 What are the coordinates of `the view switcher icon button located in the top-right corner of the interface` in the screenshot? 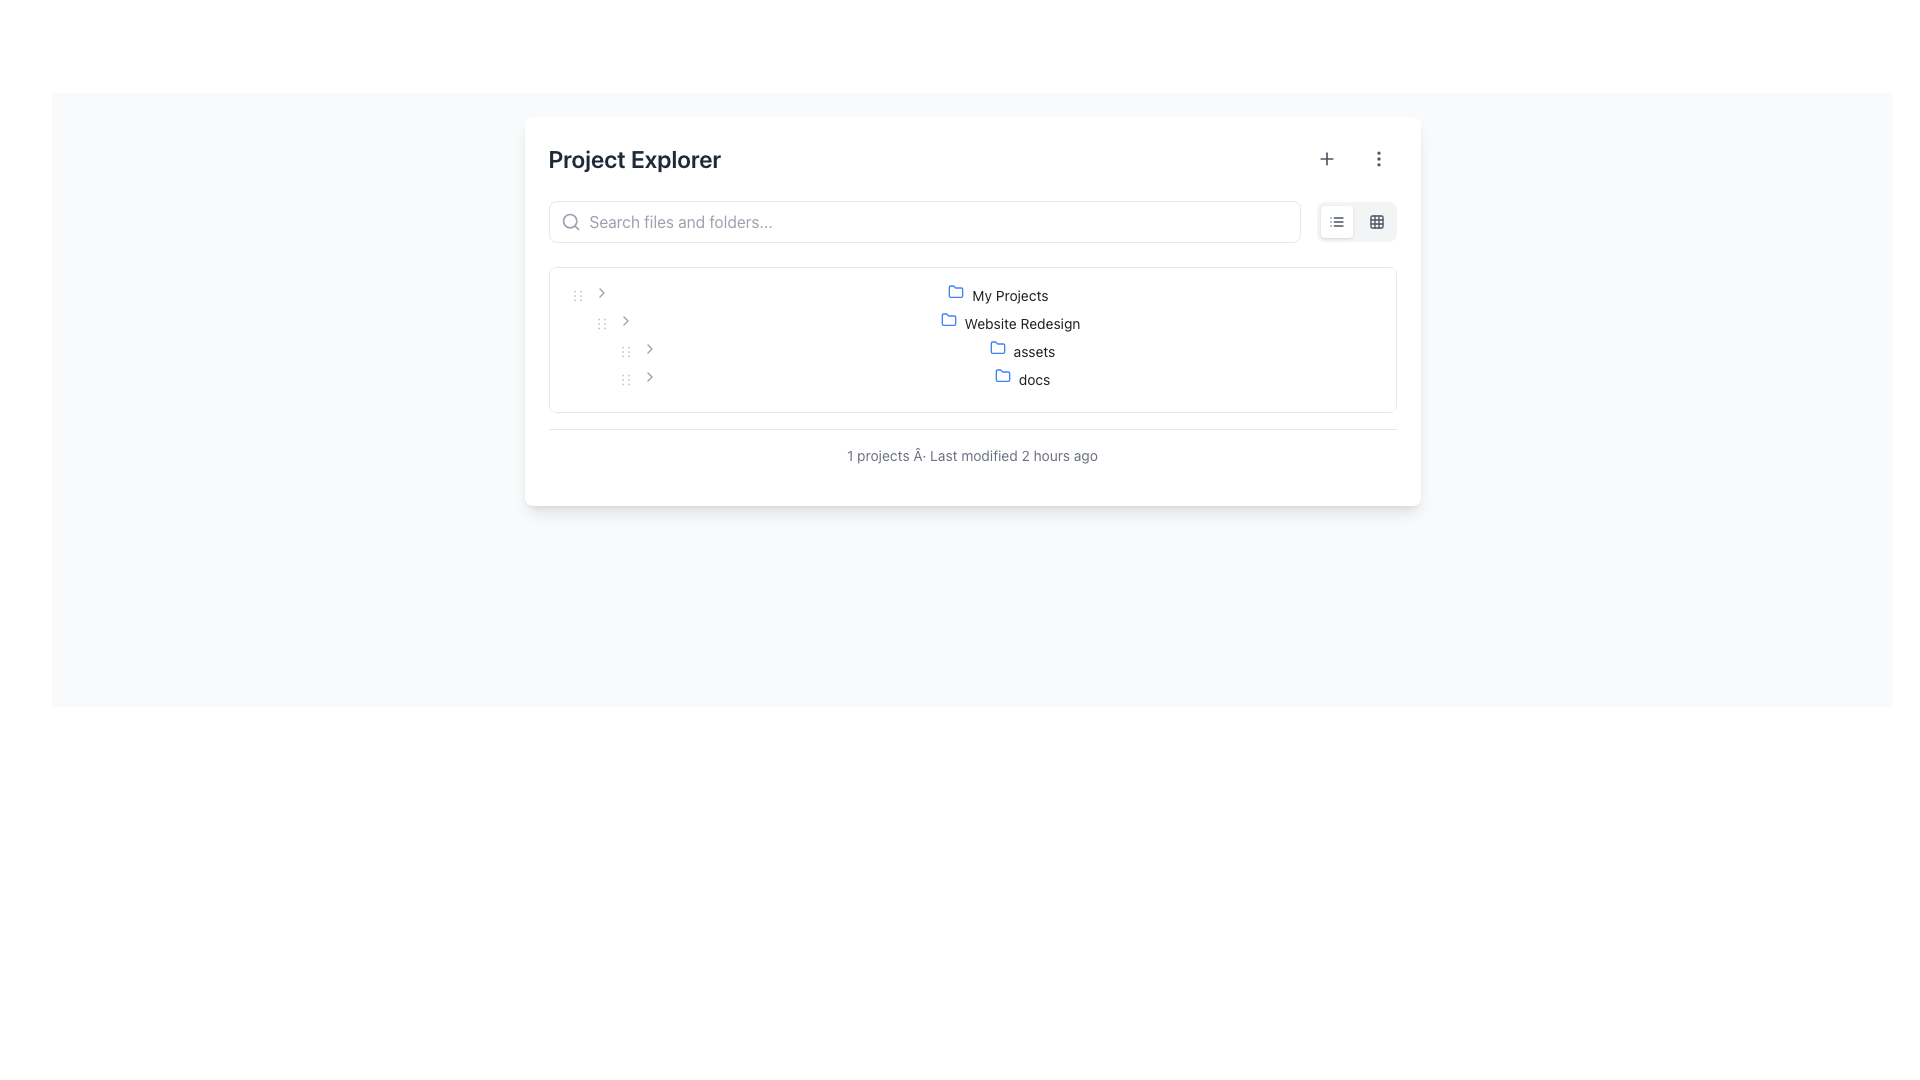 It's located at (1375, 222).